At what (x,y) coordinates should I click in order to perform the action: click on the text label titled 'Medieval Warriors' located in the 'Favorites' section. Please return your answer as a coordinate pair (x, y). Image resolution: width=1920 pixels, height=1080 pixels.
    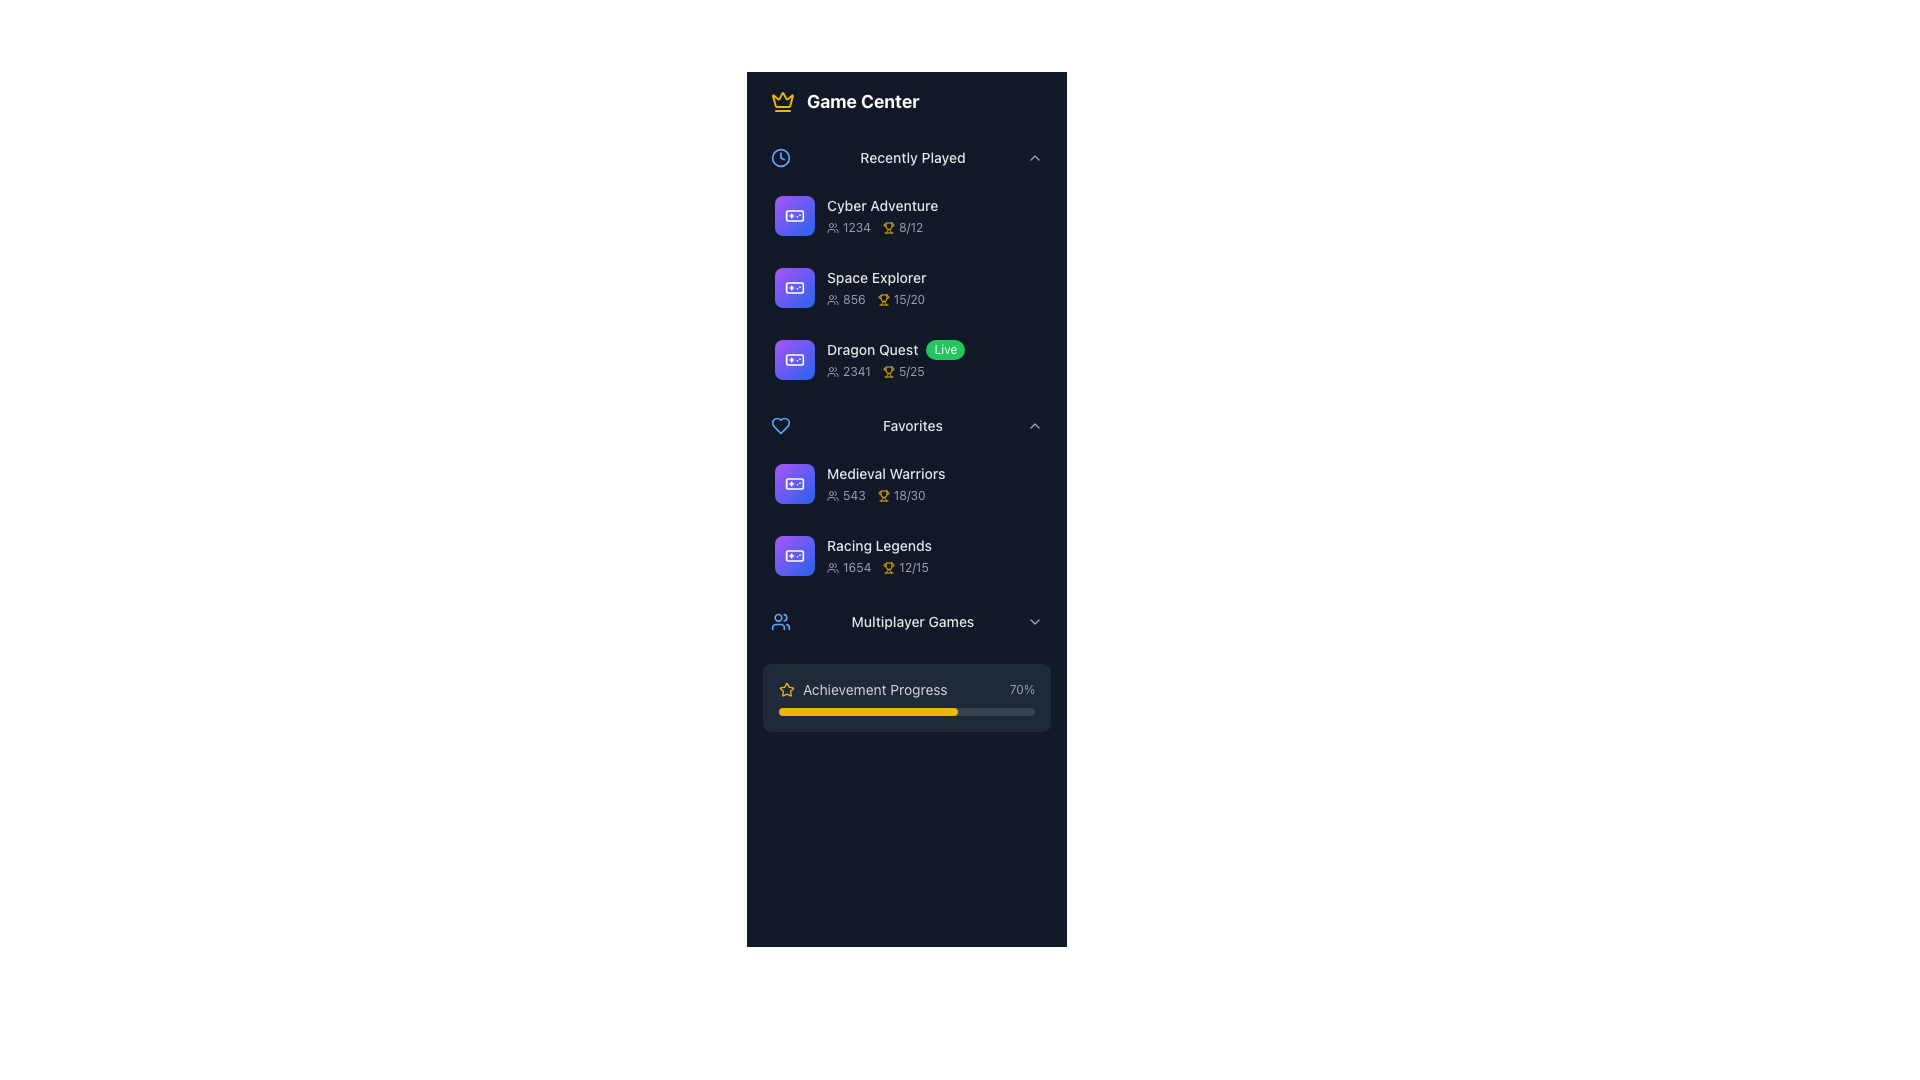
    Looking at the image, I should click on (885, 474).